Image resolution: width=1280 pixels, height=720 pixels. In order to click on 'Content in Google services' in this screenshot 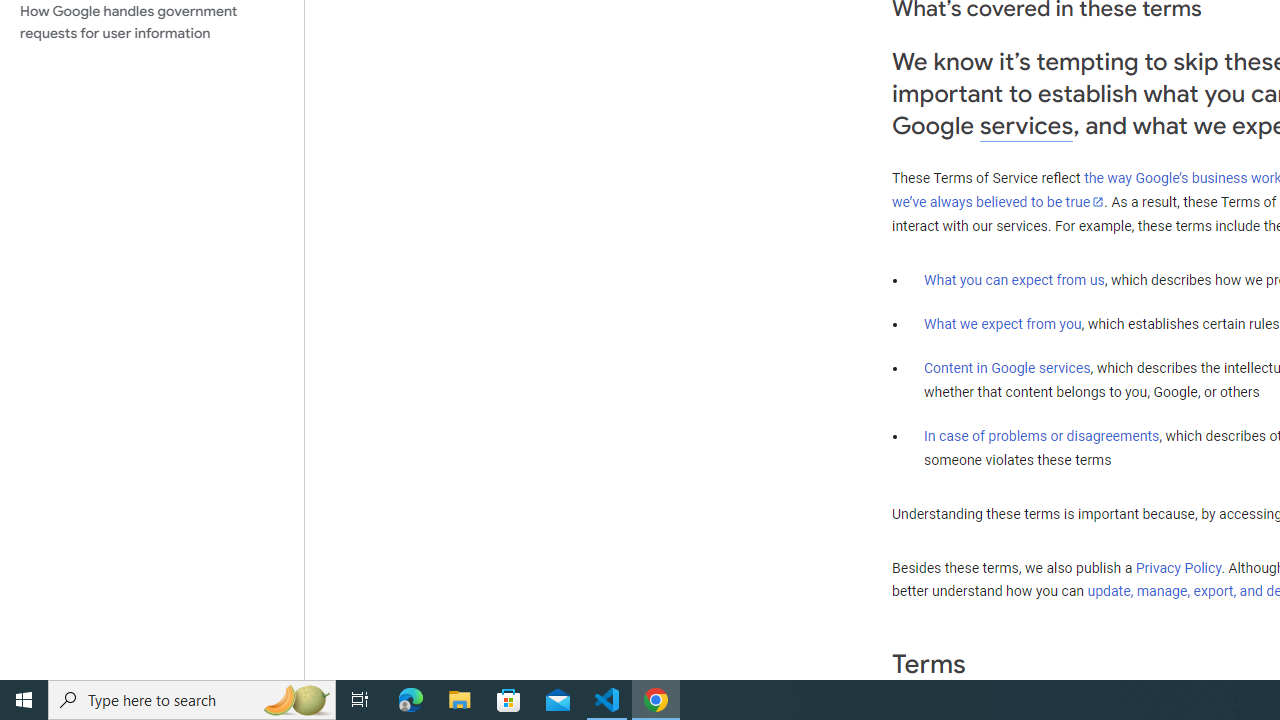, I will do `click(1007, 368)`.